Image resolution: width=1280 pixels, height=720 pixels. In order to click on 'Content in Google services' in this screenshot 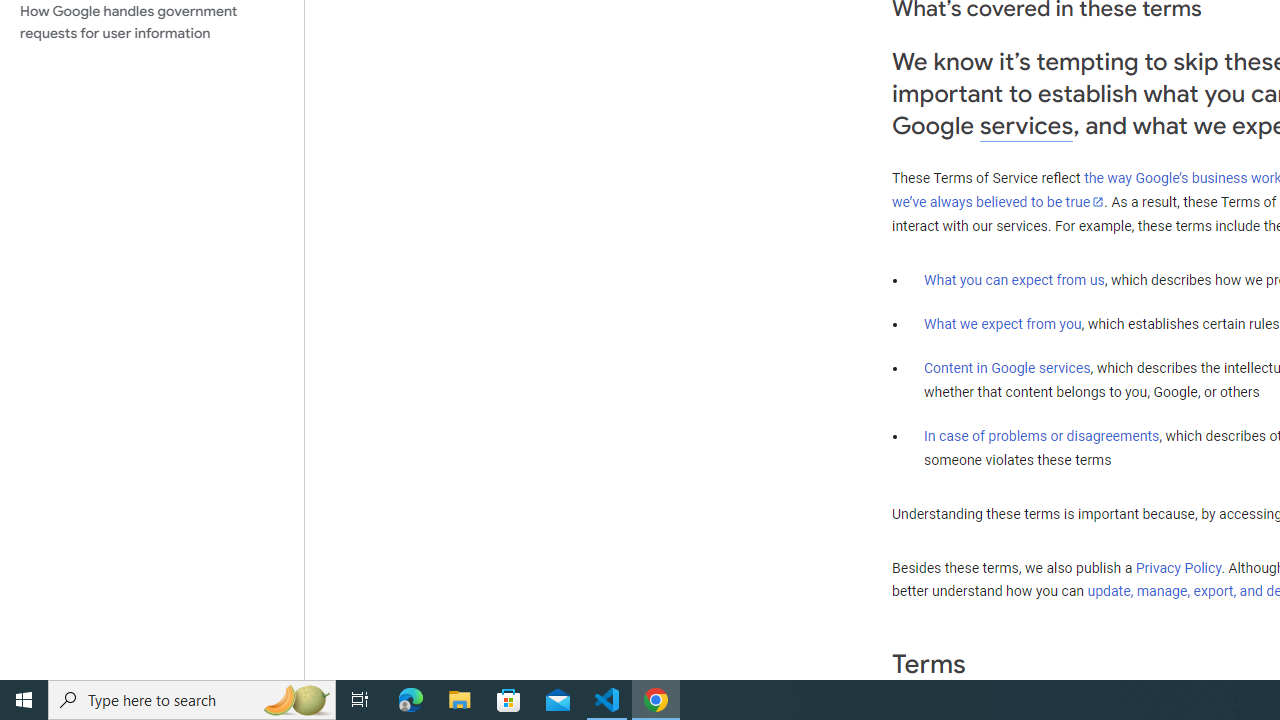, I will do `click(1007, 368)`.